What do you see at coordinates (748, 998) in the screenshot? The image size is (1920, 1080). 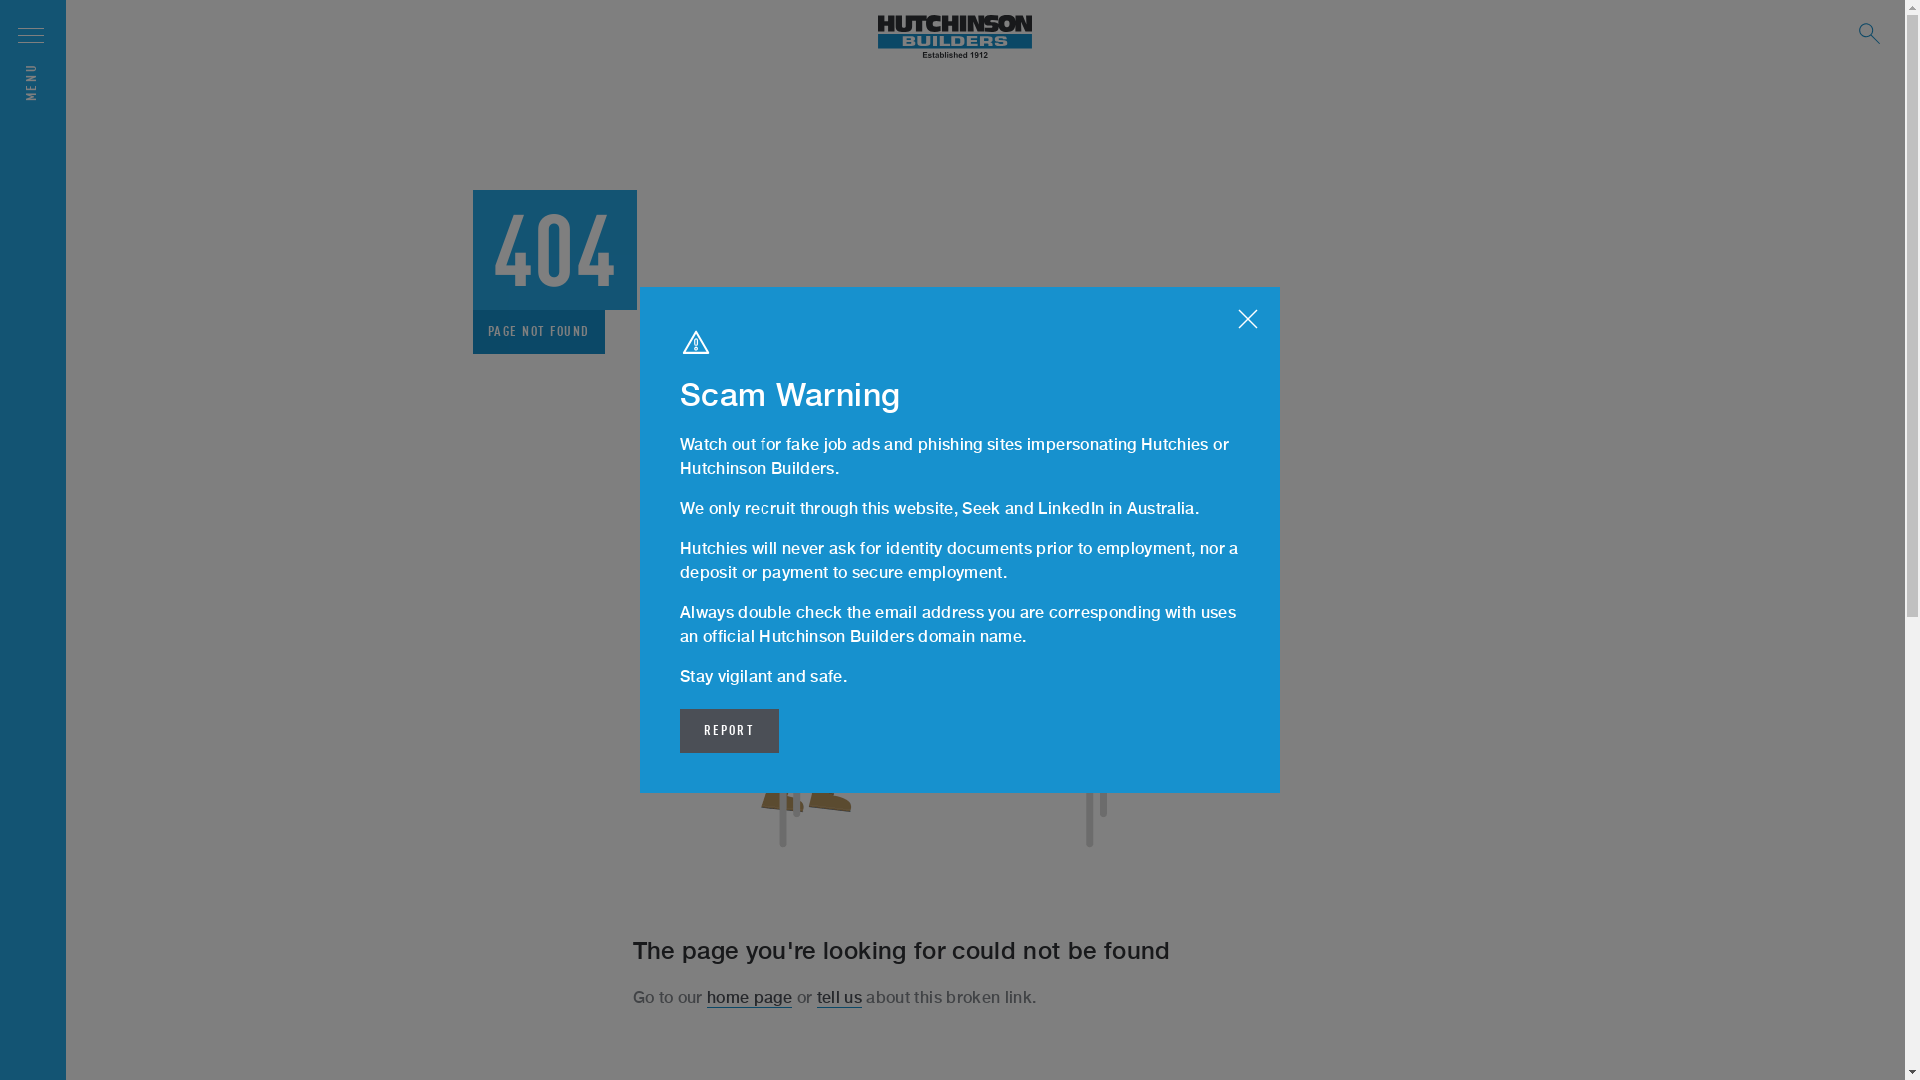 I see `'home page'` at bounding box center [748, 998].